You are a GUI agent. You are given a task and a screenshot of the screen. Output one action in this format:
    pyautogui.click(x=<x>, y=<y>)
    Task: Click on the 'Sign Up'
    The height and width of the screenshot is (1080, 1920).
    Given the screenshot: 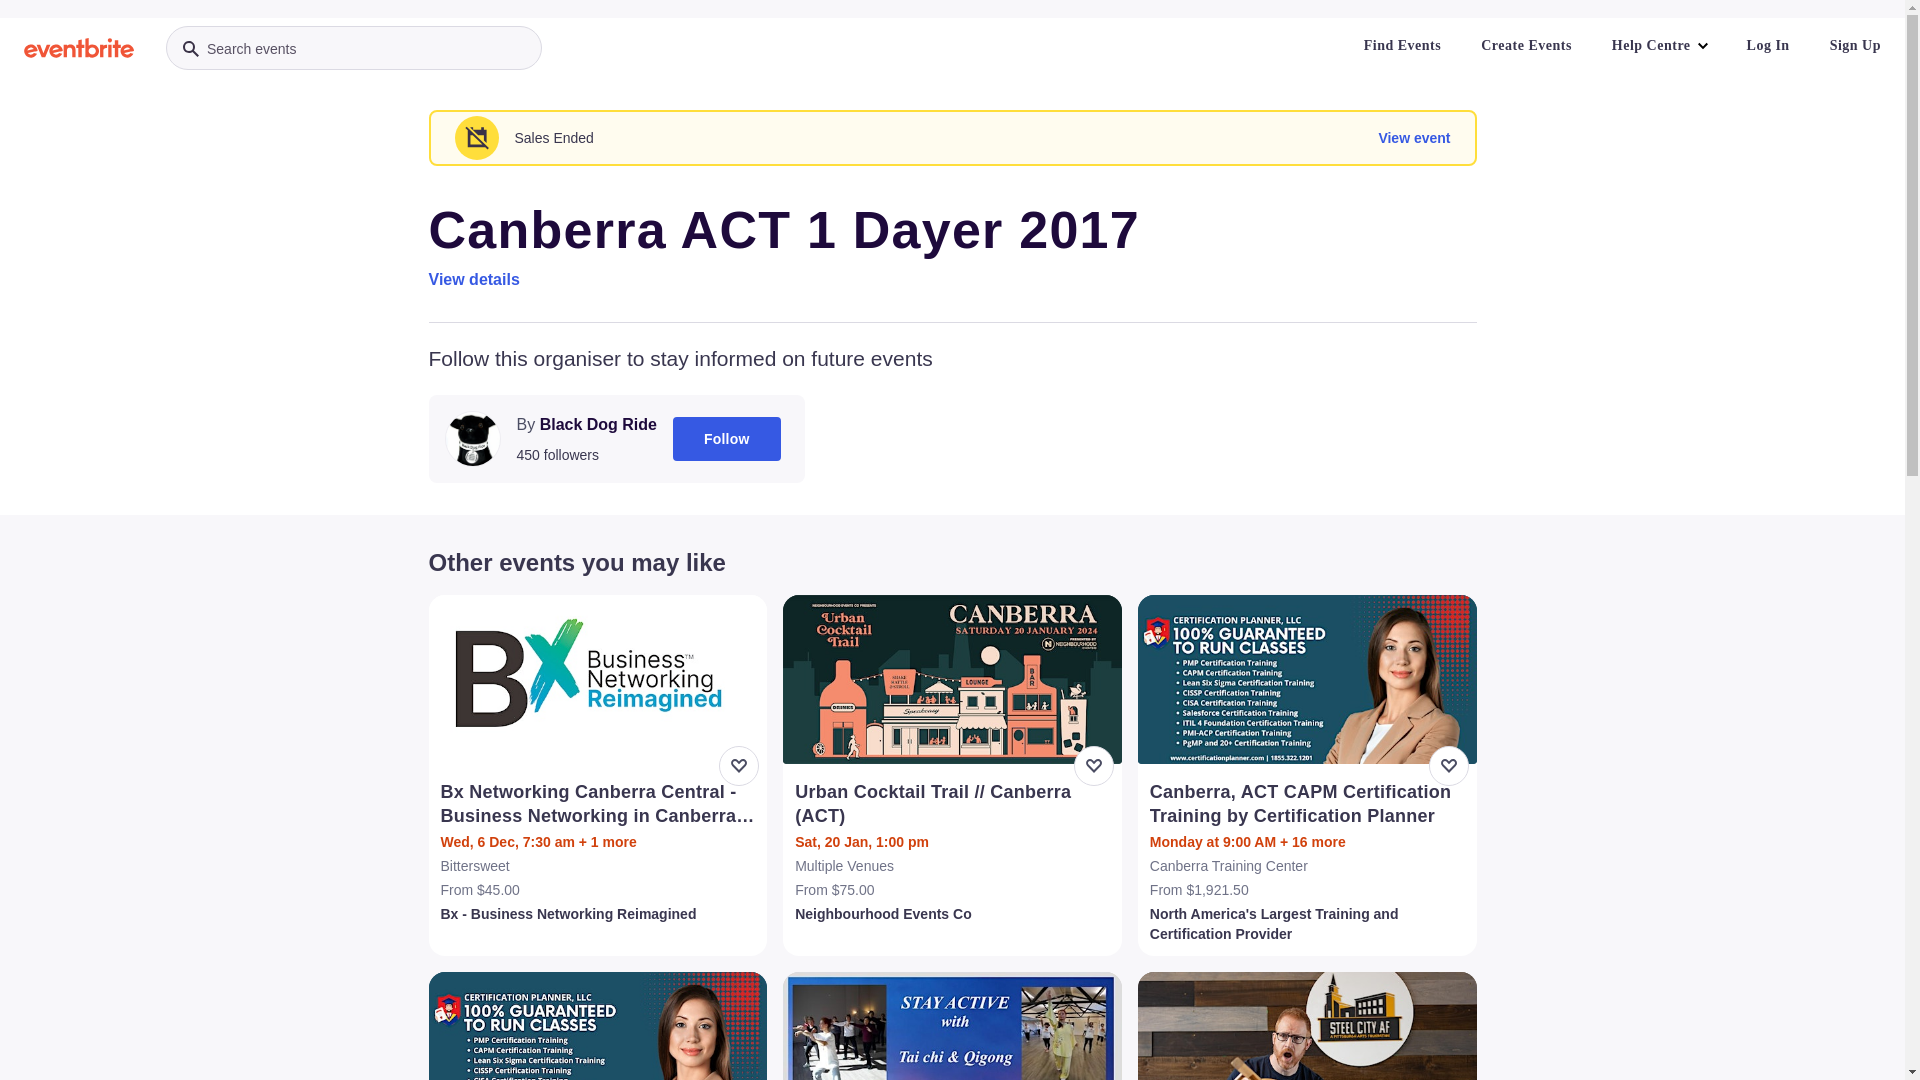 What is the action you would take?
    pyautogui.click(x=1854, y=45)
    